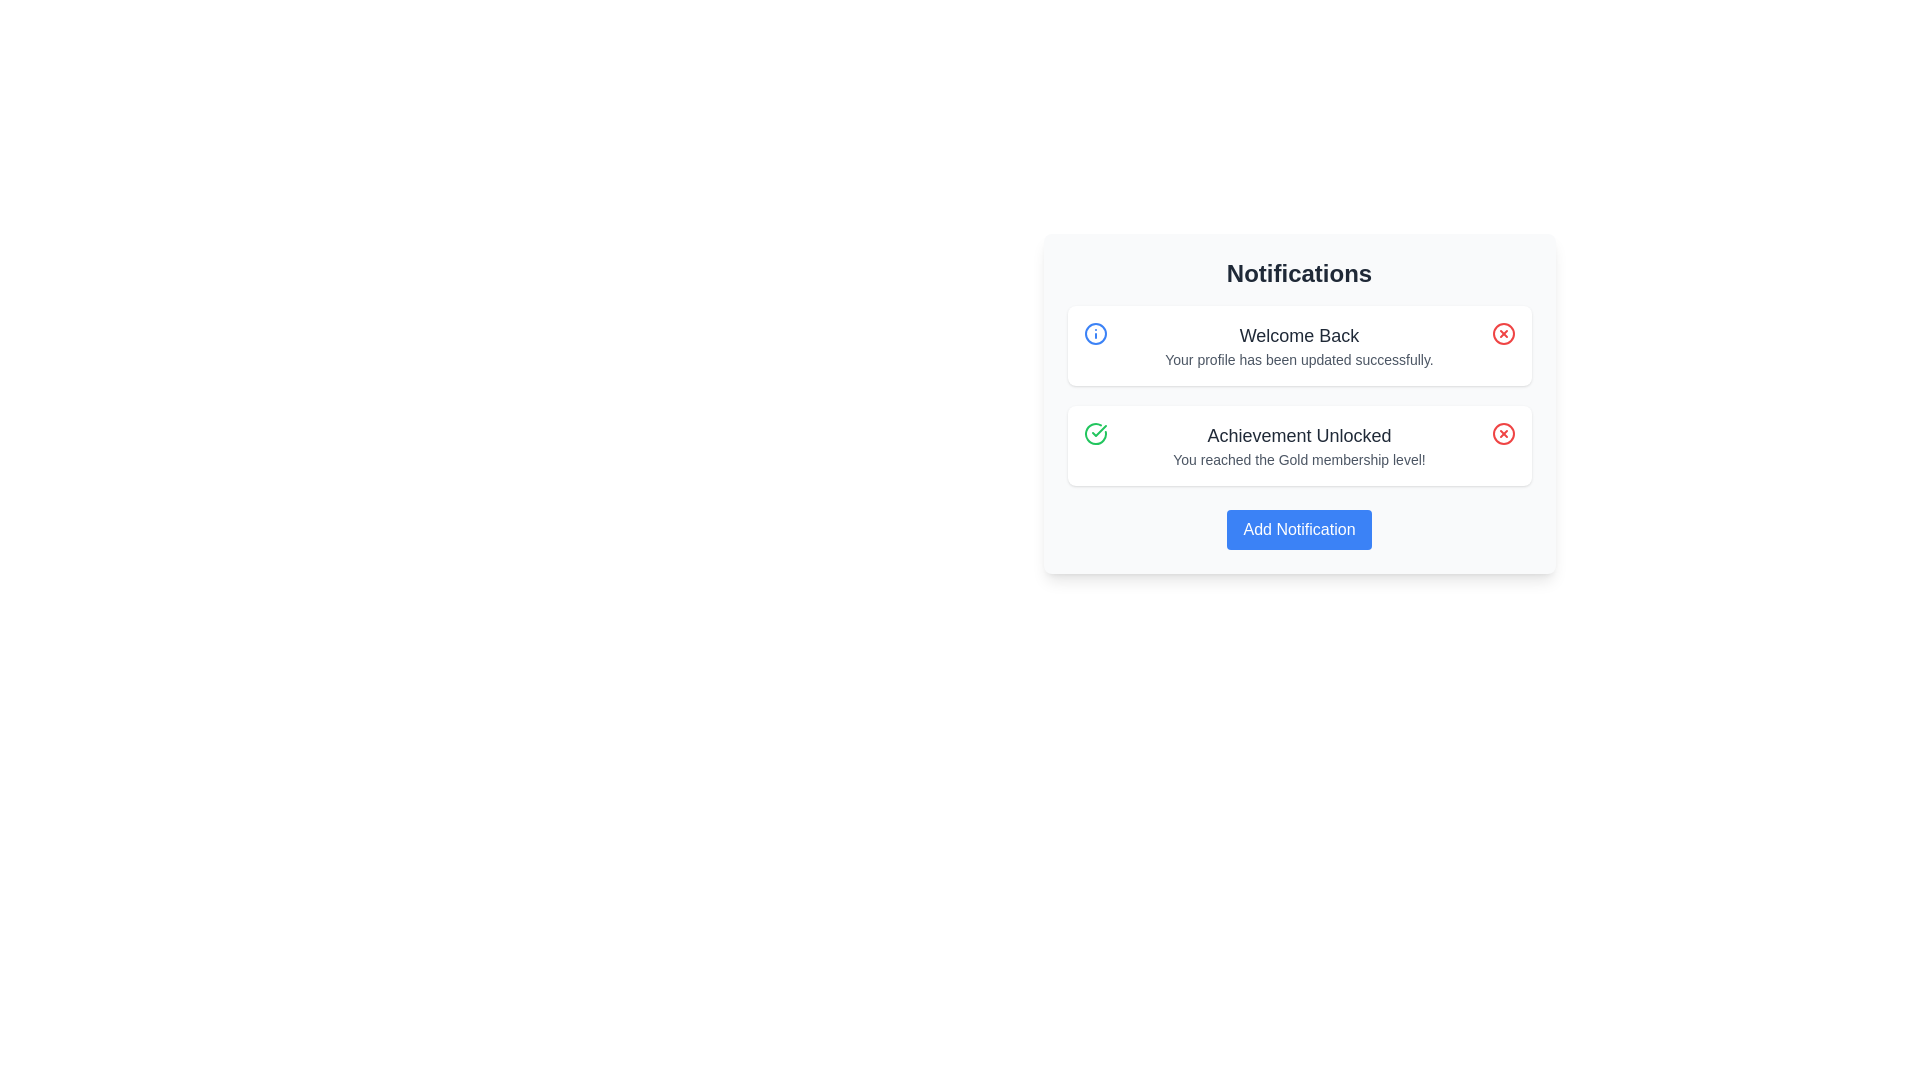  What do you see at coordinates (1299, 434) in the screenshot?
I see `text 'Achievement Unlocked' which is styled in a large, bold font and is presented in dark gray color at the top of the notification card, located to the right of a green checkmark icon` at bounding box center [1299, 434].